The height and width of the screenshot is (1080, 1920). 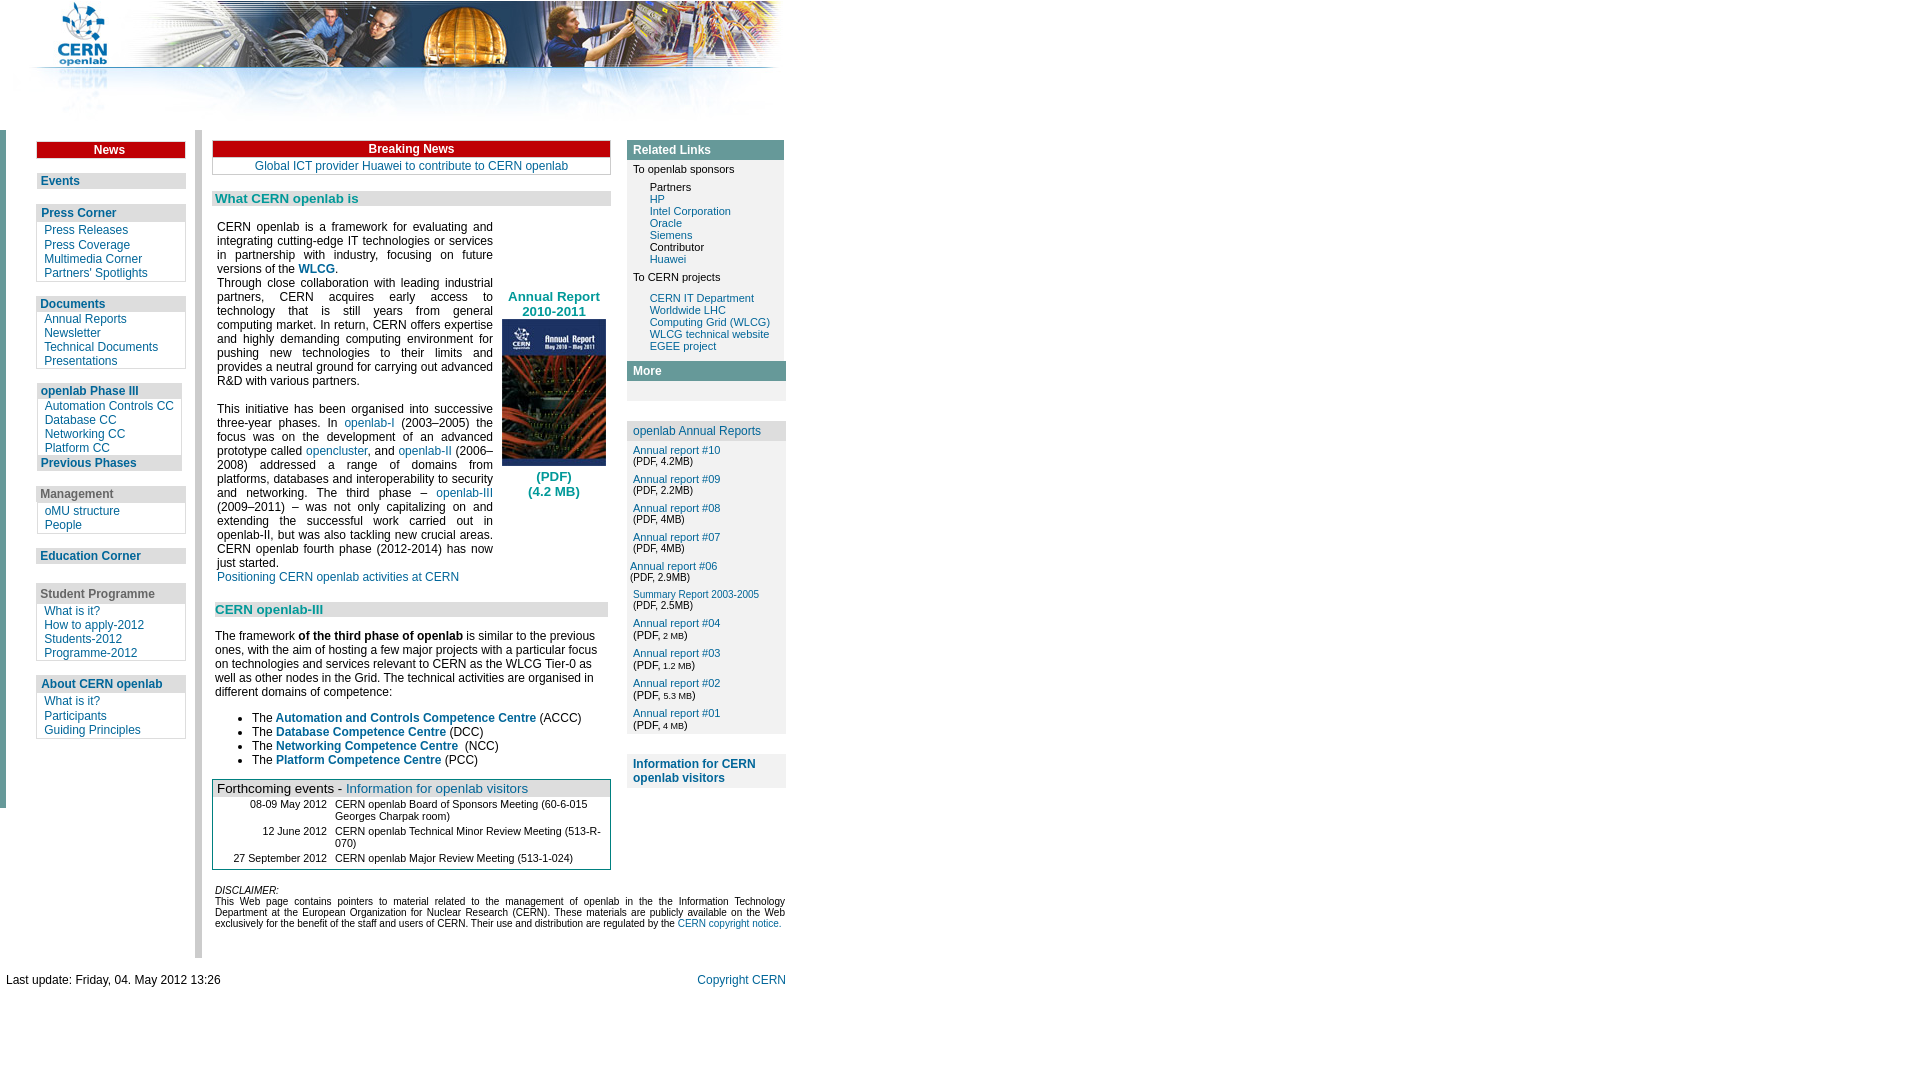 I want to click on 'HP', so click(x=649, y=199).